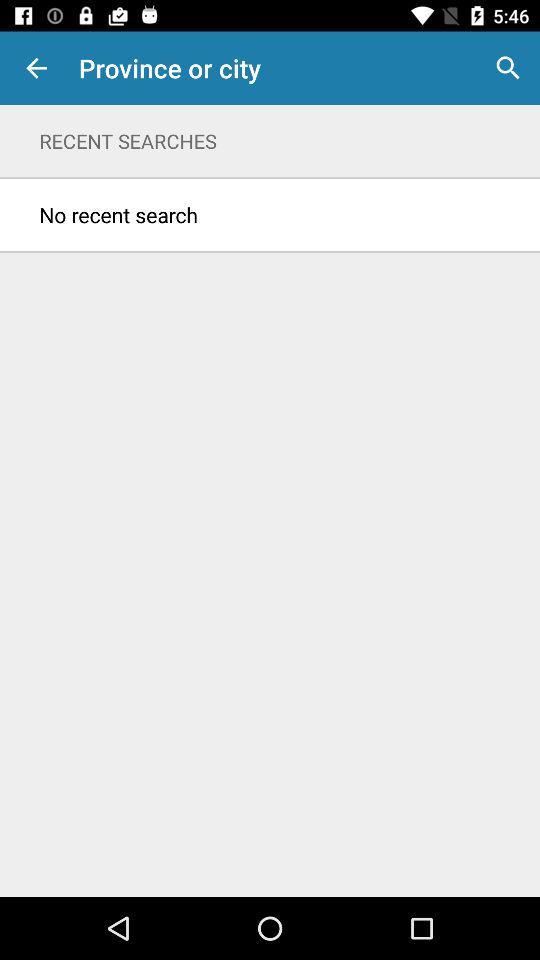  What do you see at coordinates (36, 68) in the screenshot?
I see `app to the left of province or city item` at bounding box center [36, 68].